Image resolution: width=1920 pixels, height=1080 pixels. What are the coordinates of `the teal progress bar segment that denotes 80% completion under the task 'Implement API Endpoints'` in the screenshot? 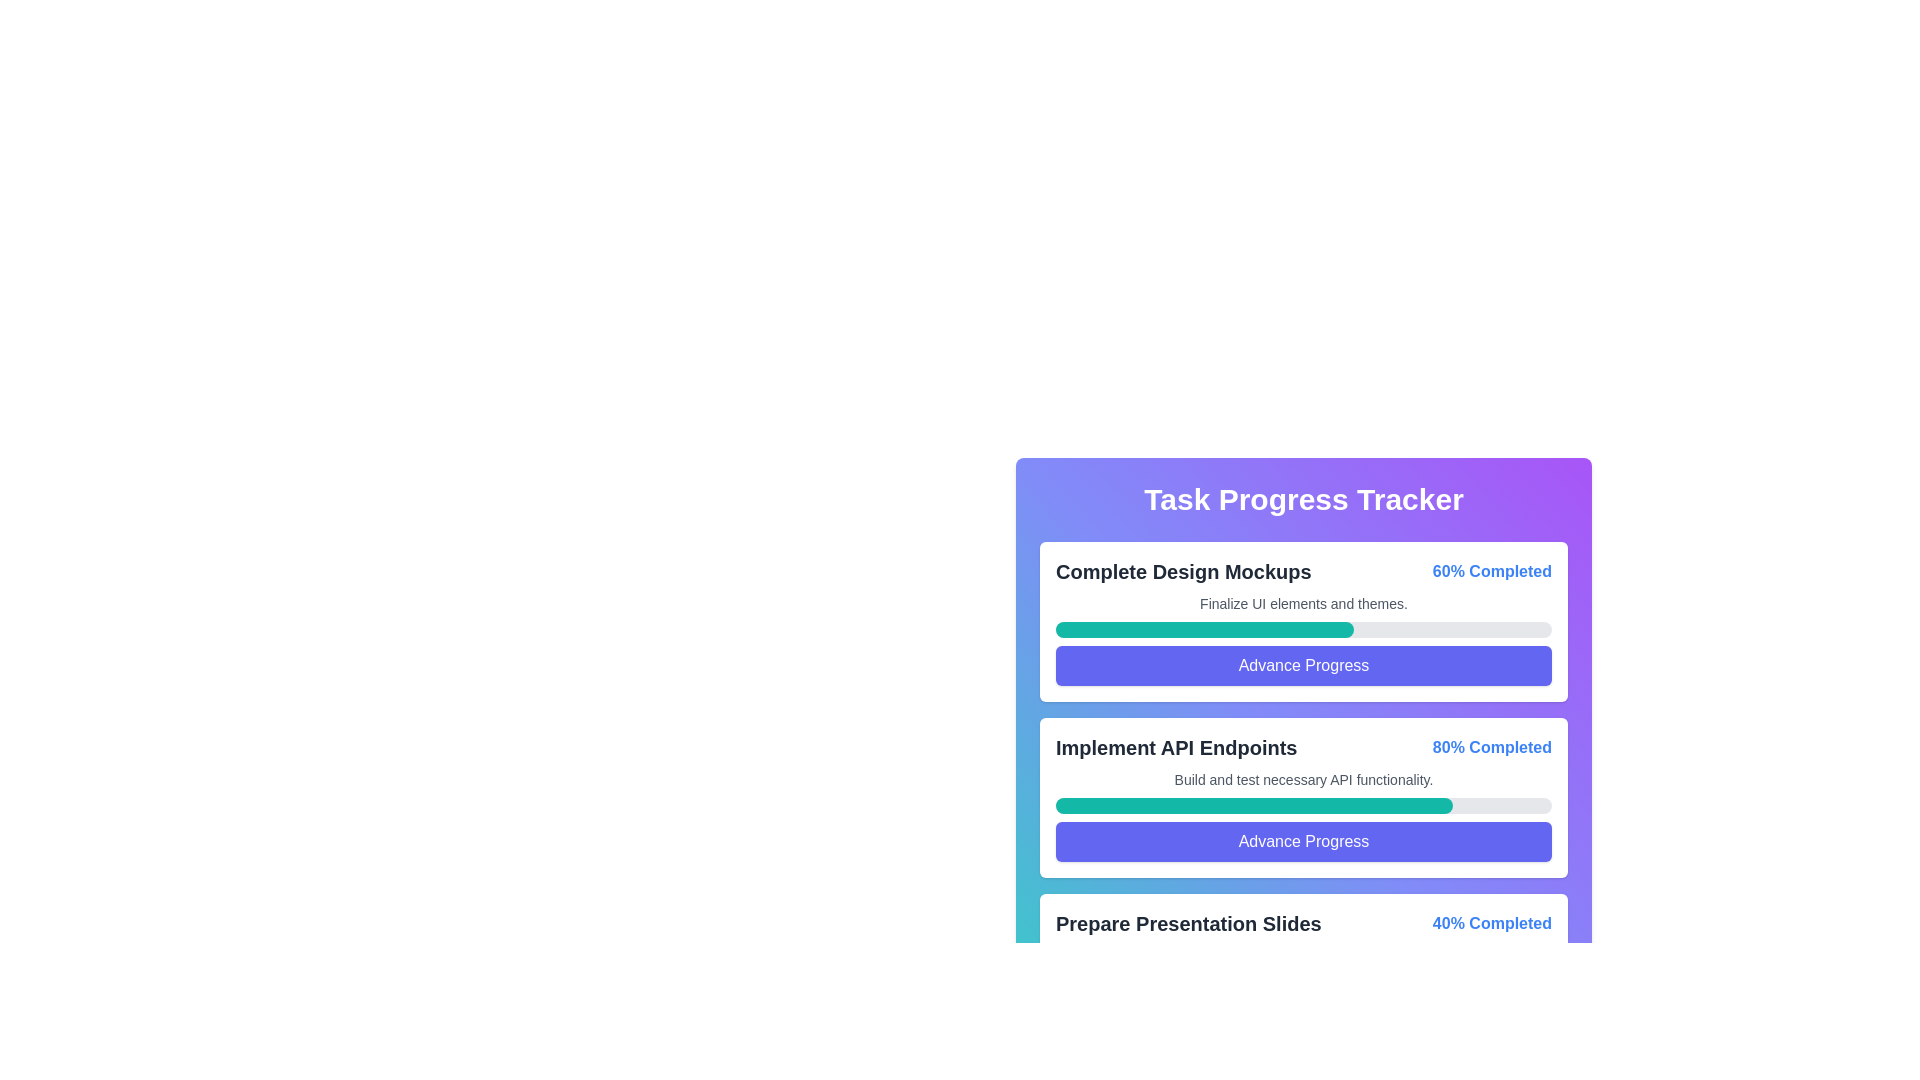 It's located at (1253, 805).